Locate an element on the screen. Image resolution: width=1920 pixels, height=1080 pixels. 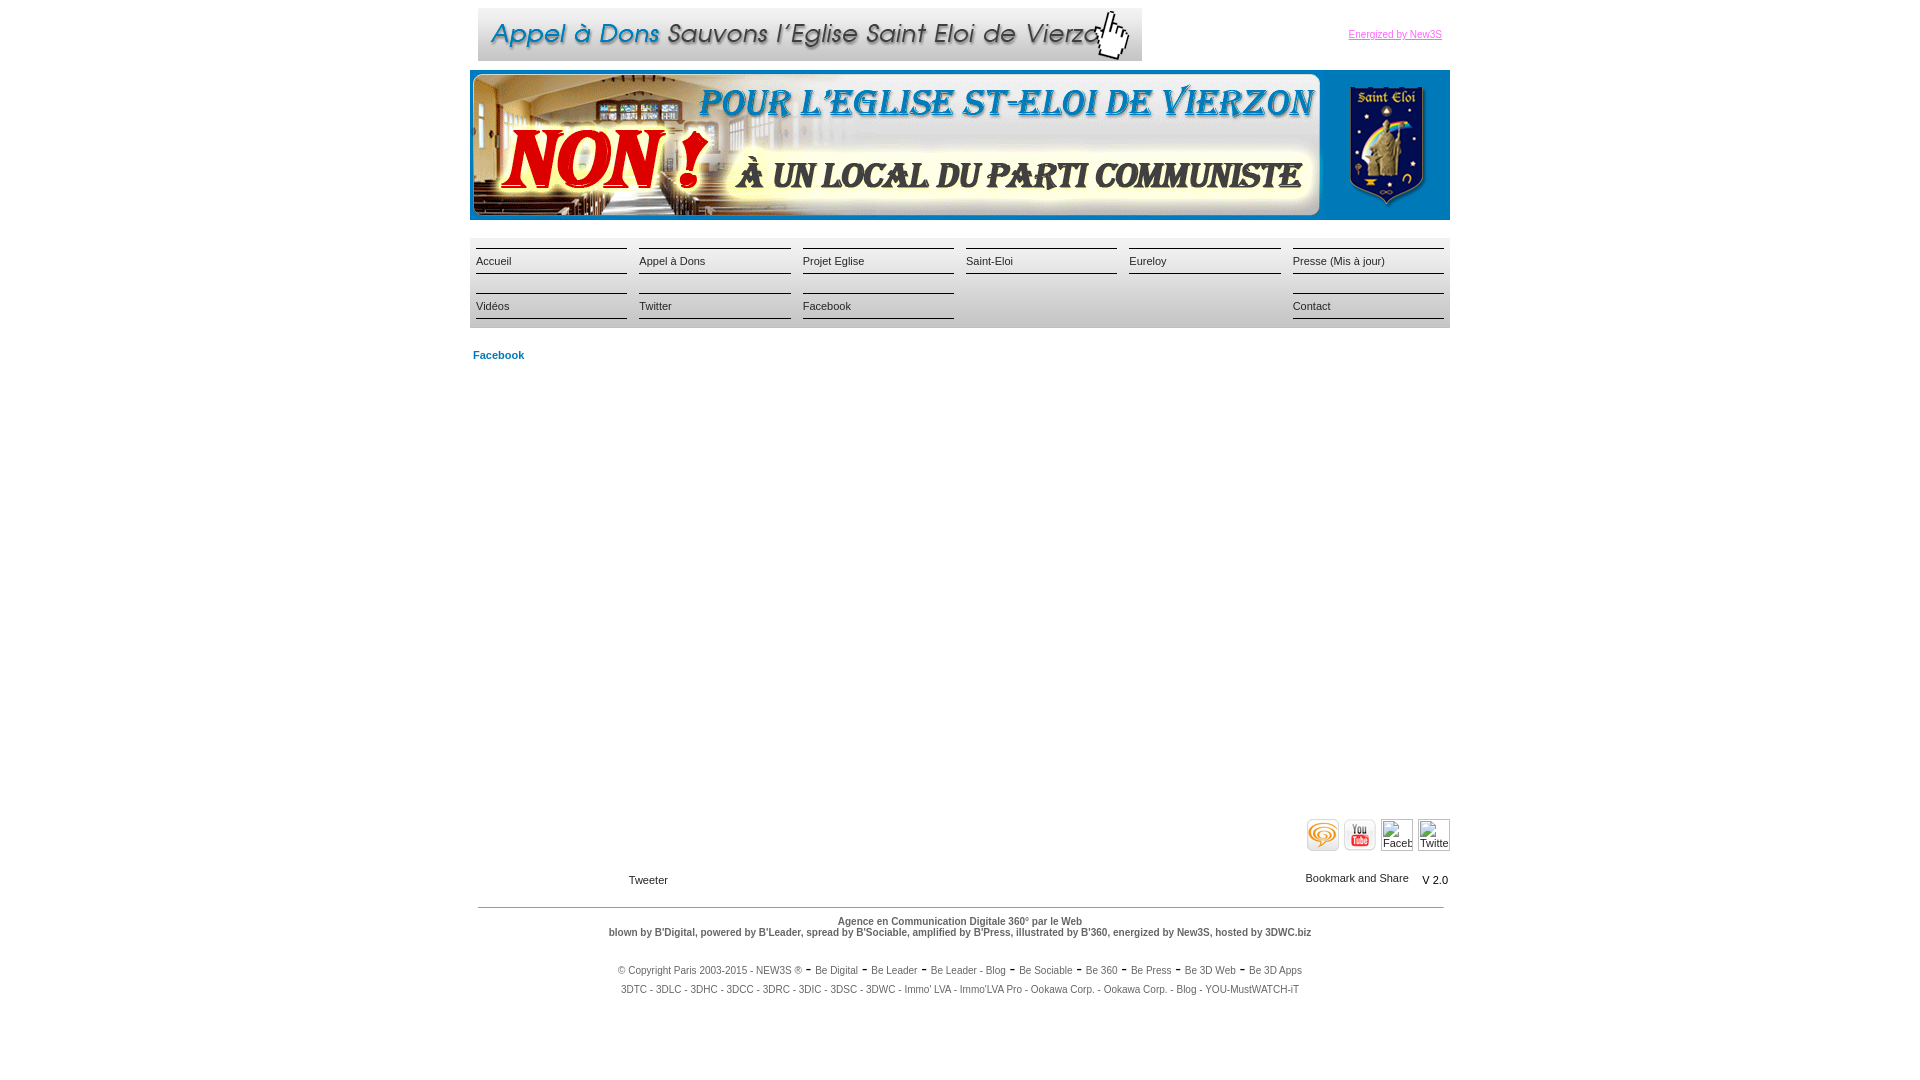
'Projet Eglise' is located at coordinates (834, 258).